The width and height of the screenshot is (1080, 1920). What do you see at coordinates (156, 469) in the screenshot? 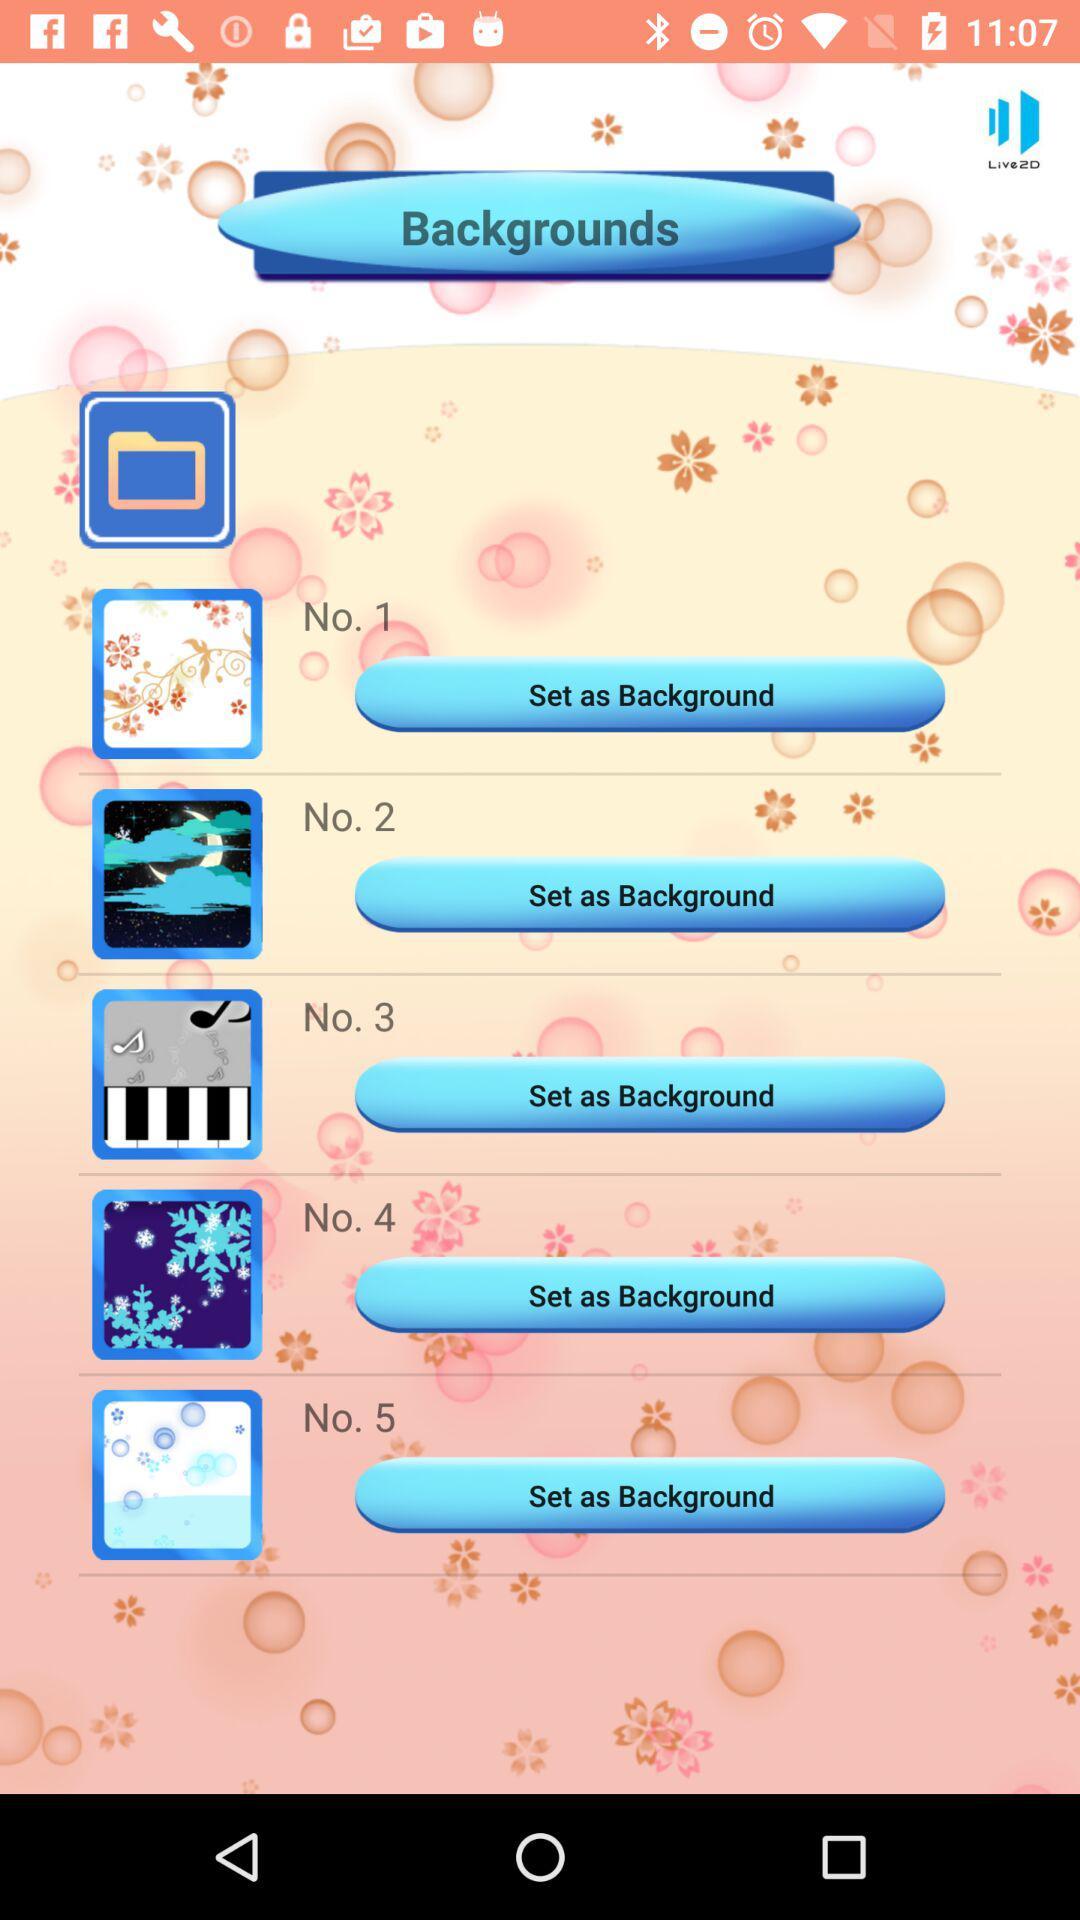
I see `the folder icon` at bounding box center [156, 469].